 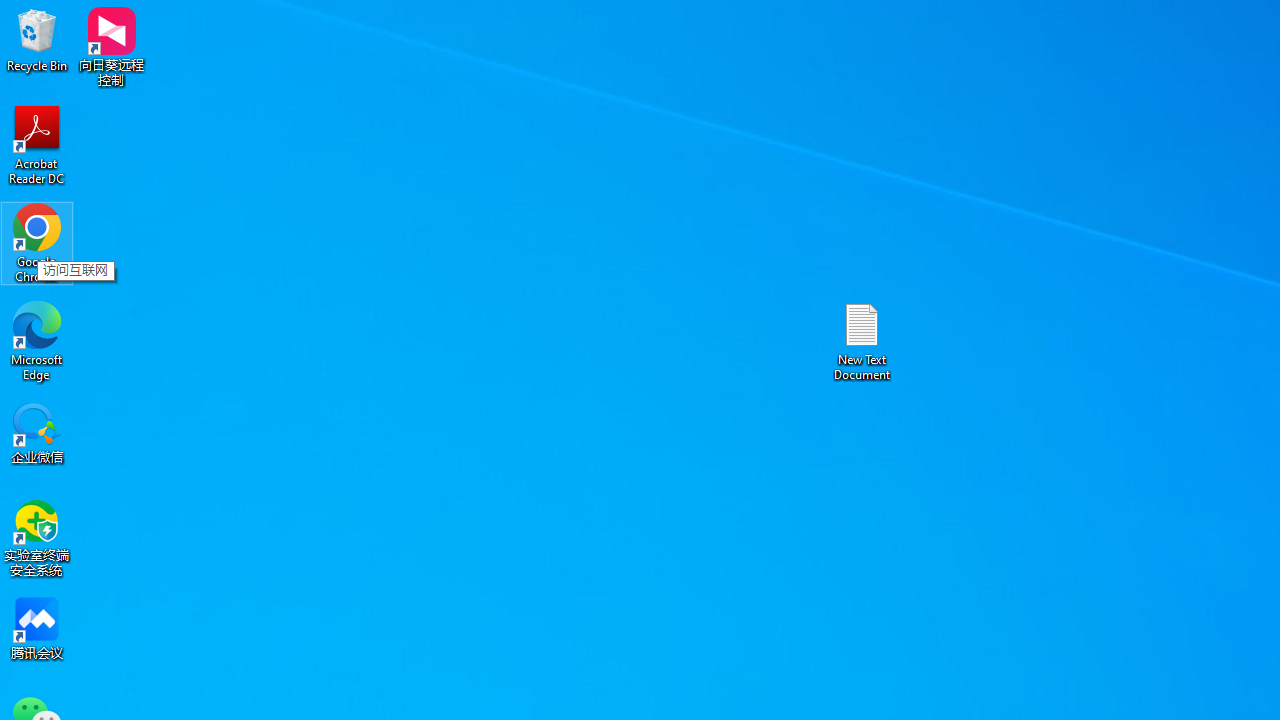 What do you see at coordinates (37, 340) in the screenshot?
I see `'Microsoft Edge'` at bounding box center [37, 340].